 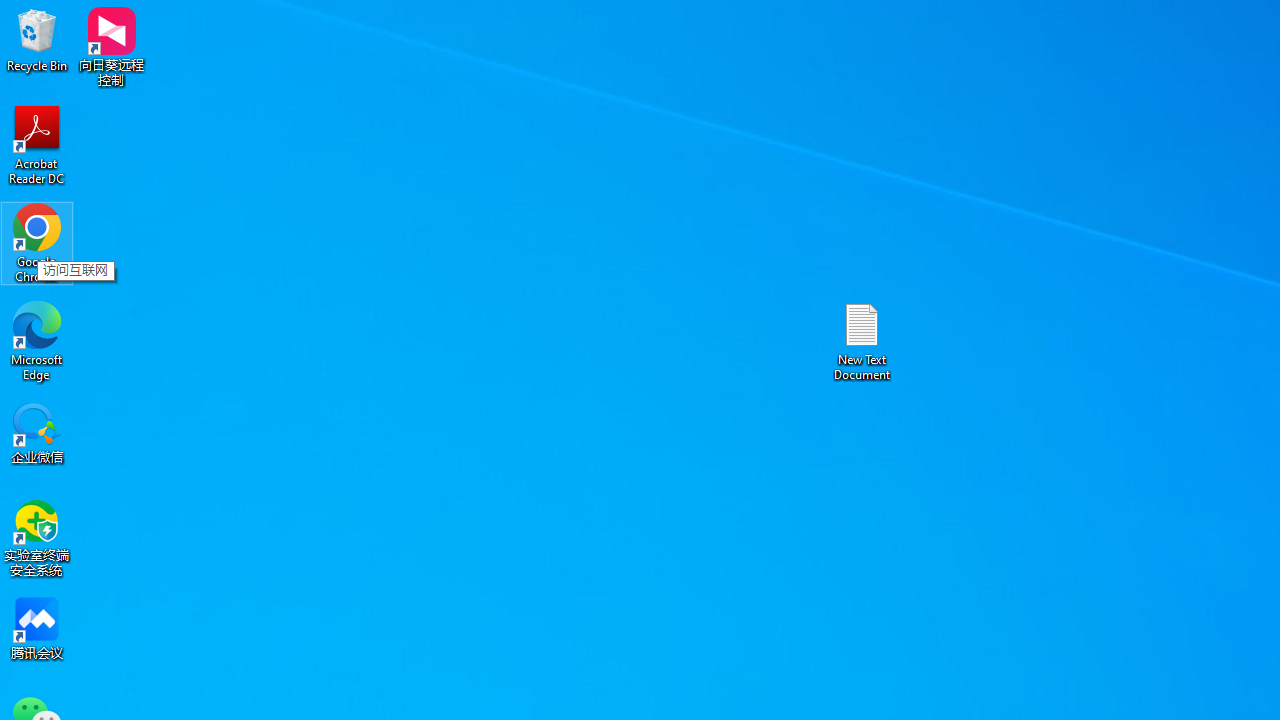 What do you see at coordinates (37, 340) in the screenshot?
I see `'Microsoft Edge'` at bounding box center [37, 340].